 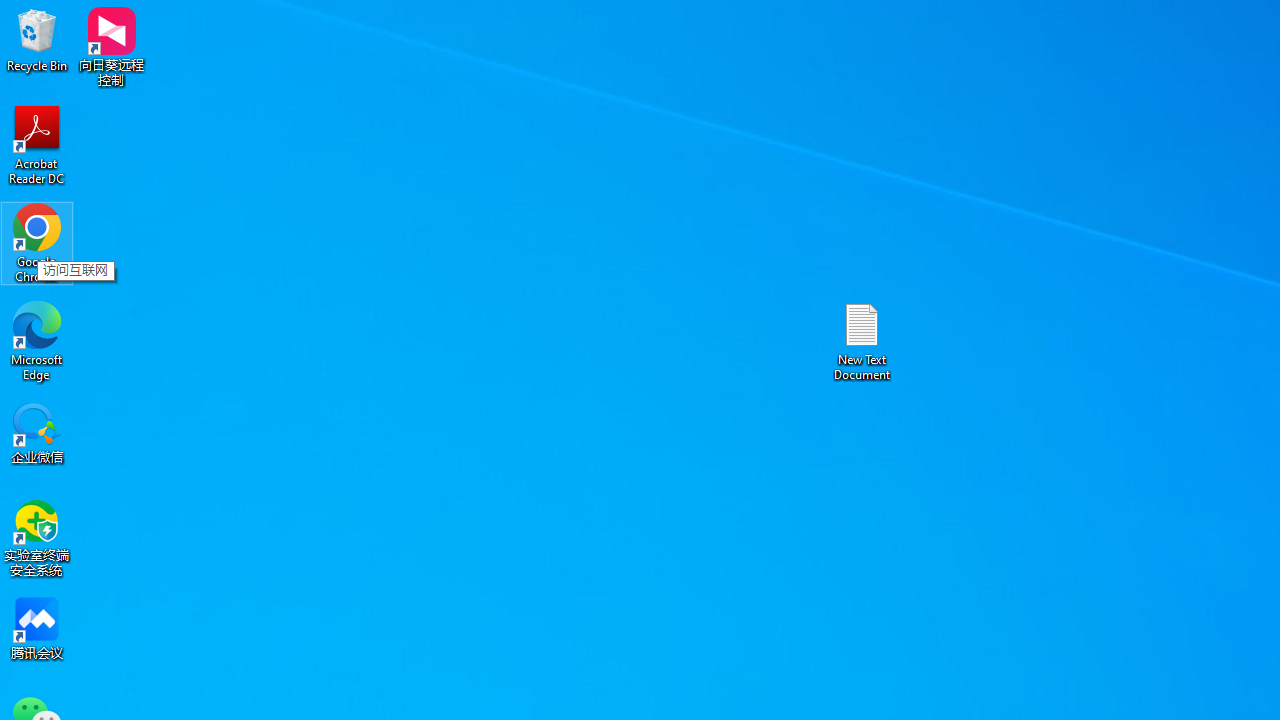 What do you see at coordinates (37, 340) in the screenshot?
I see `'Microsoft Edge'` at bounding box center [37, 340].